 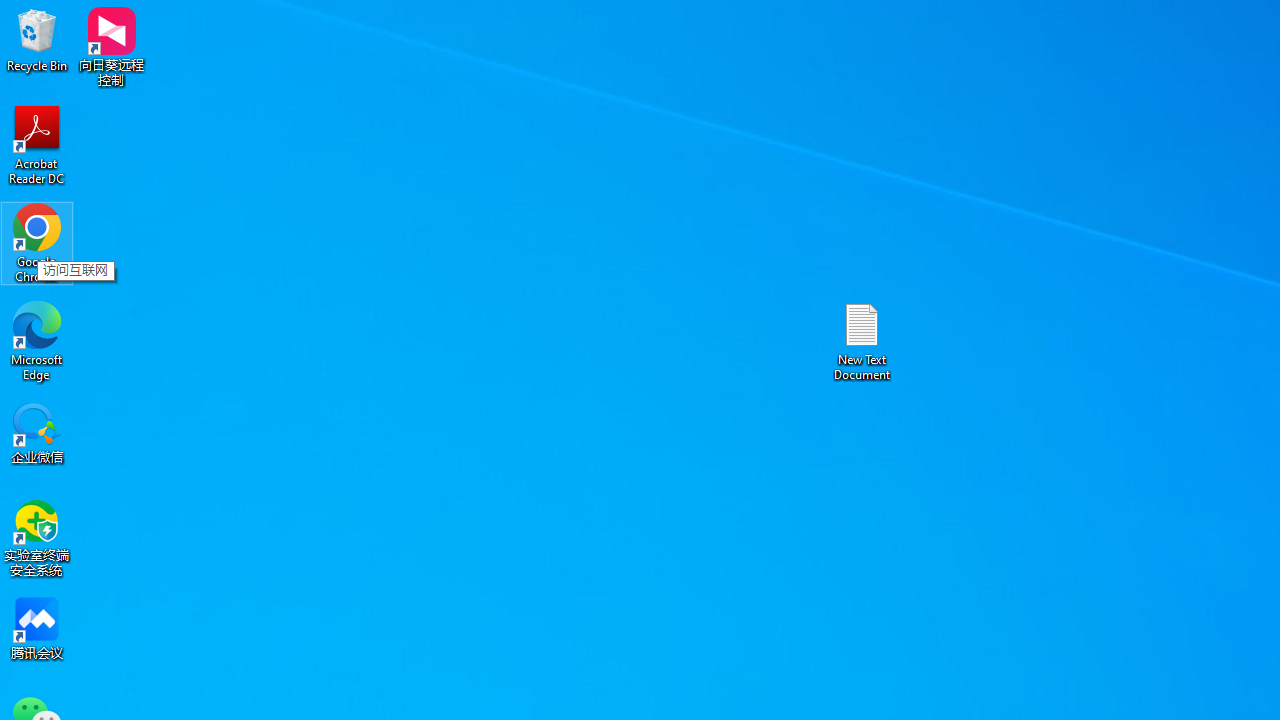 What do you see at coordinates (37, 340) in the screenshot?
I see `'Microsoft Edge'` at bounding box center [37, 340].